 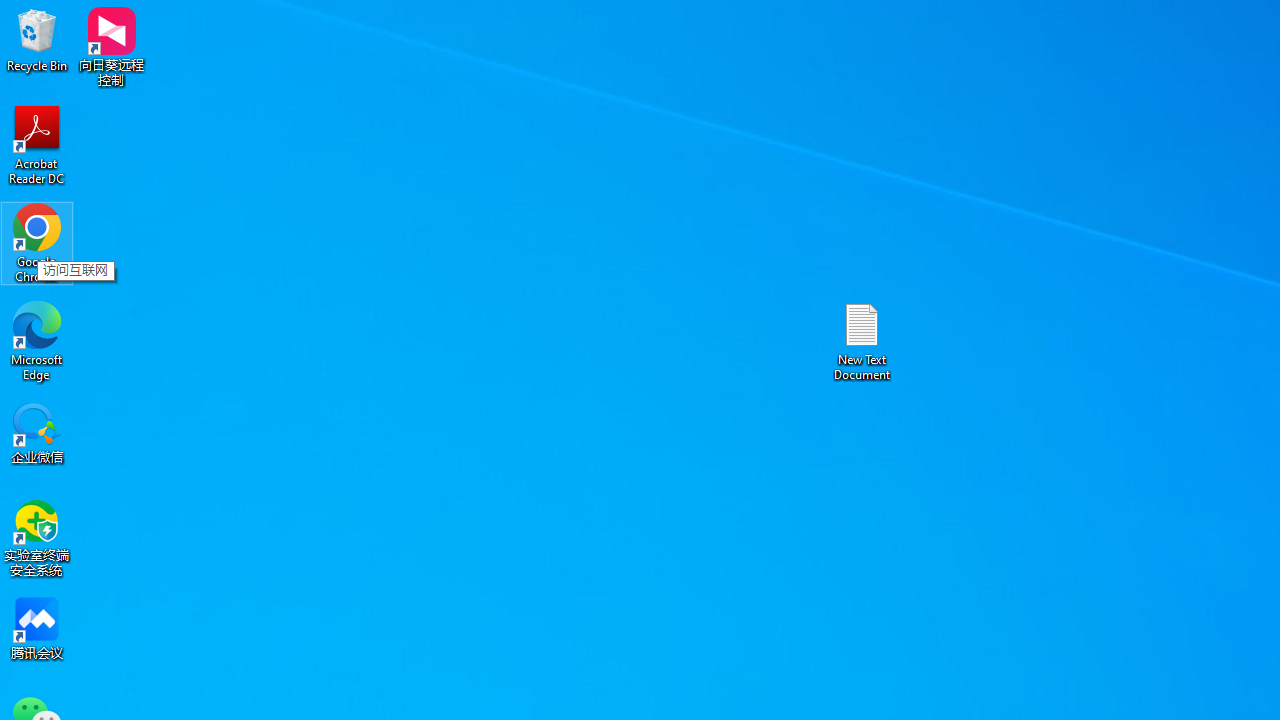 What do you see at coordinates (37, 340) in the screenshot?
I see `'Microsoft Edge'` at bounding box center [37, 340].